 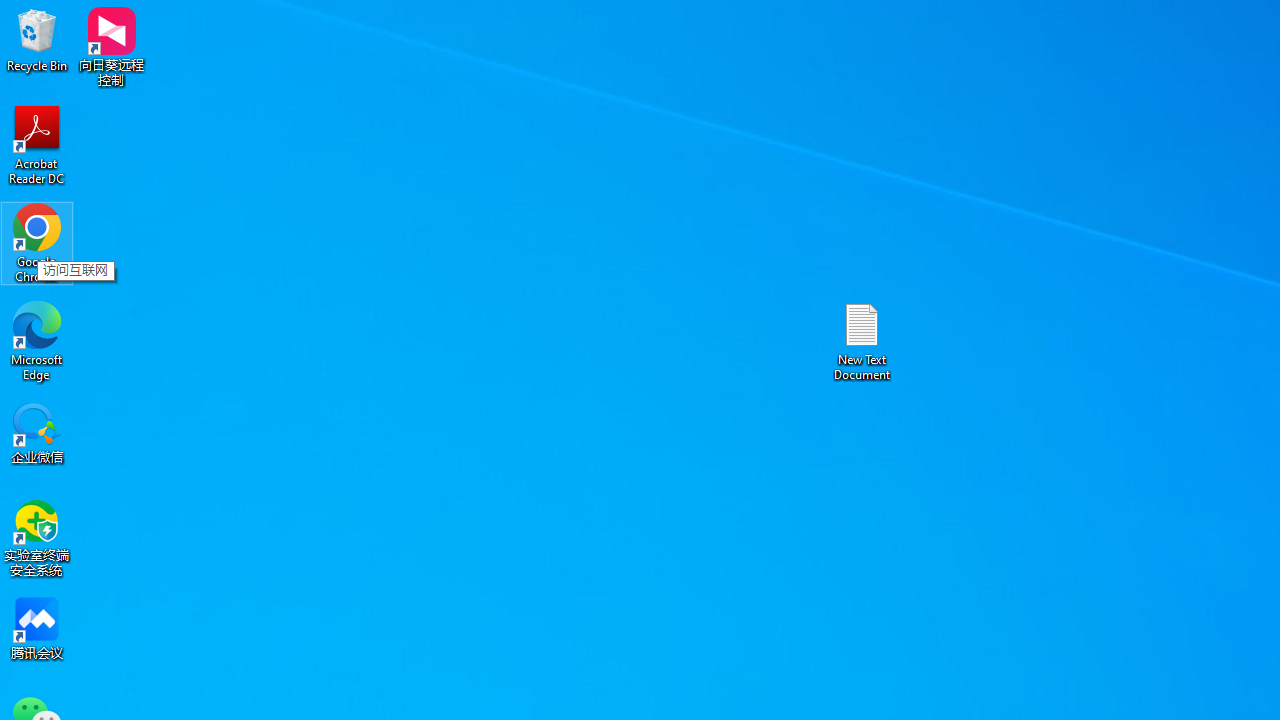 What do you see at coordinates (37, 340) in the screenshot?
I see `'Microsoft Edge'` at bounding box center [37, 340].